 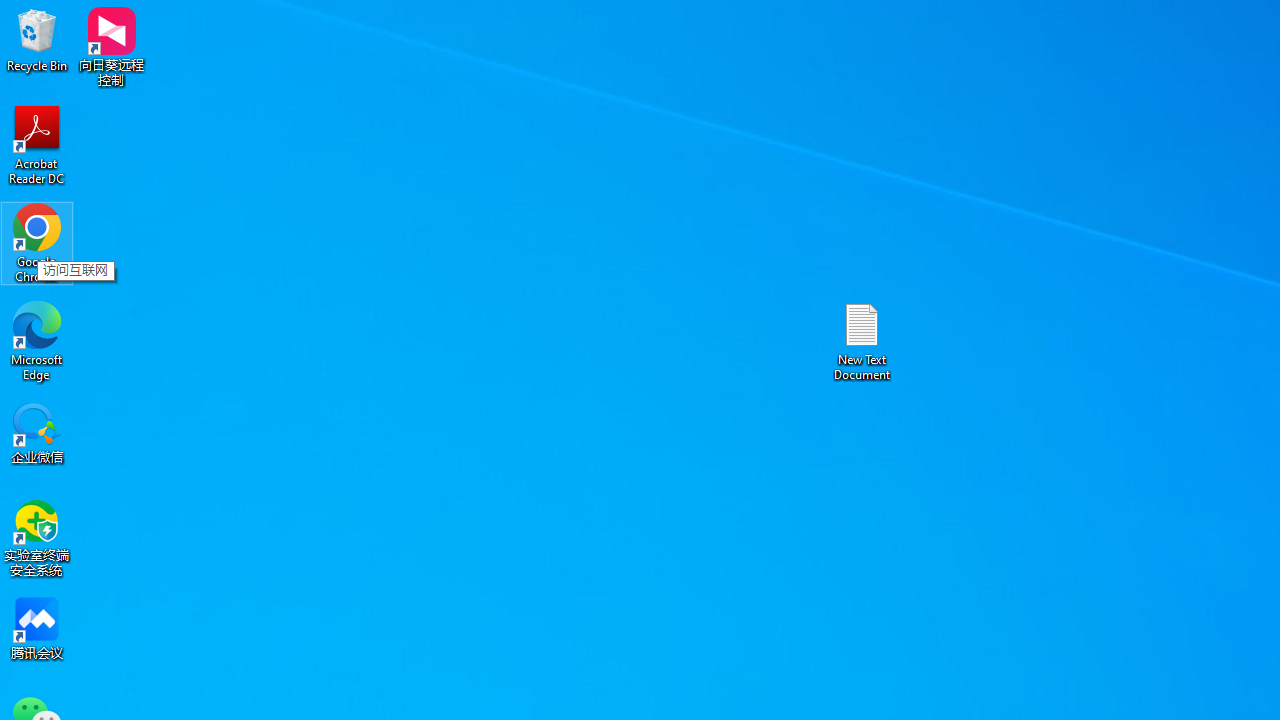 What do you see at coordinates (37, 340) in the screenshot?
I see `'Microsoft Edge'` at bounding box center [37, 340].